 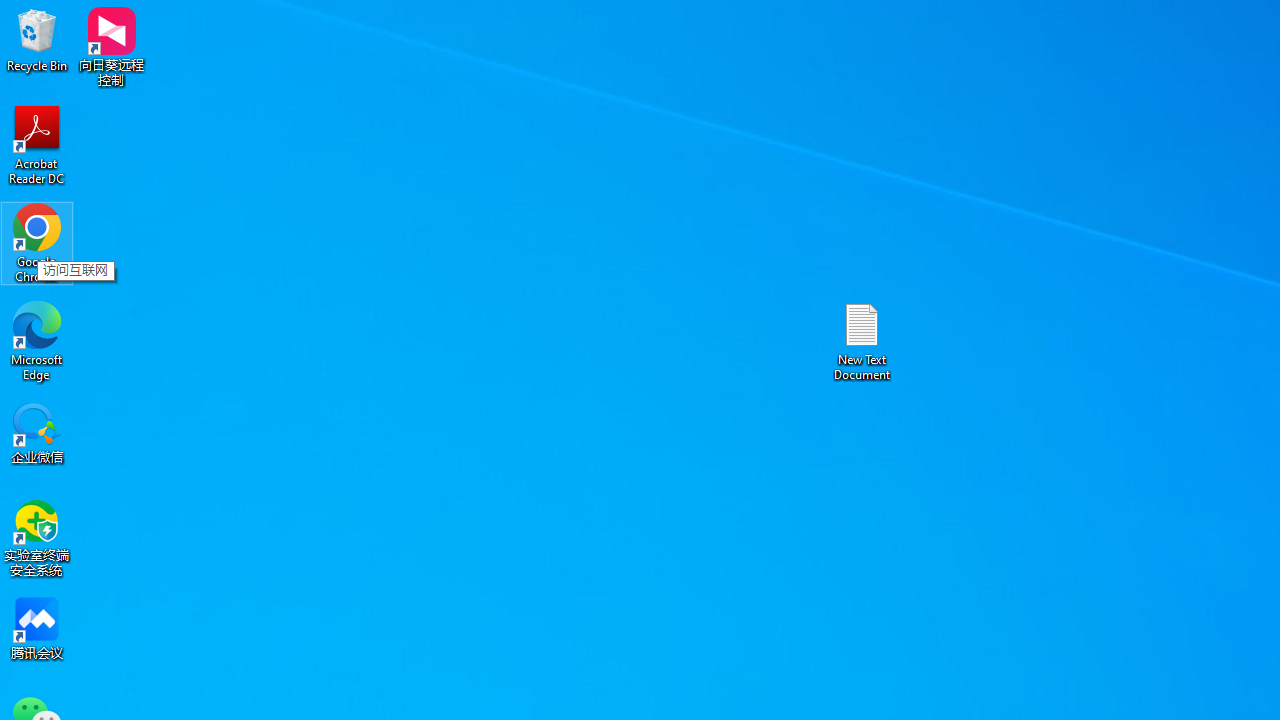 What do you see at coordinates (37, 340) in the screenshot?
I see `'Microsoft Edge'` at bounding box center [37, 340].